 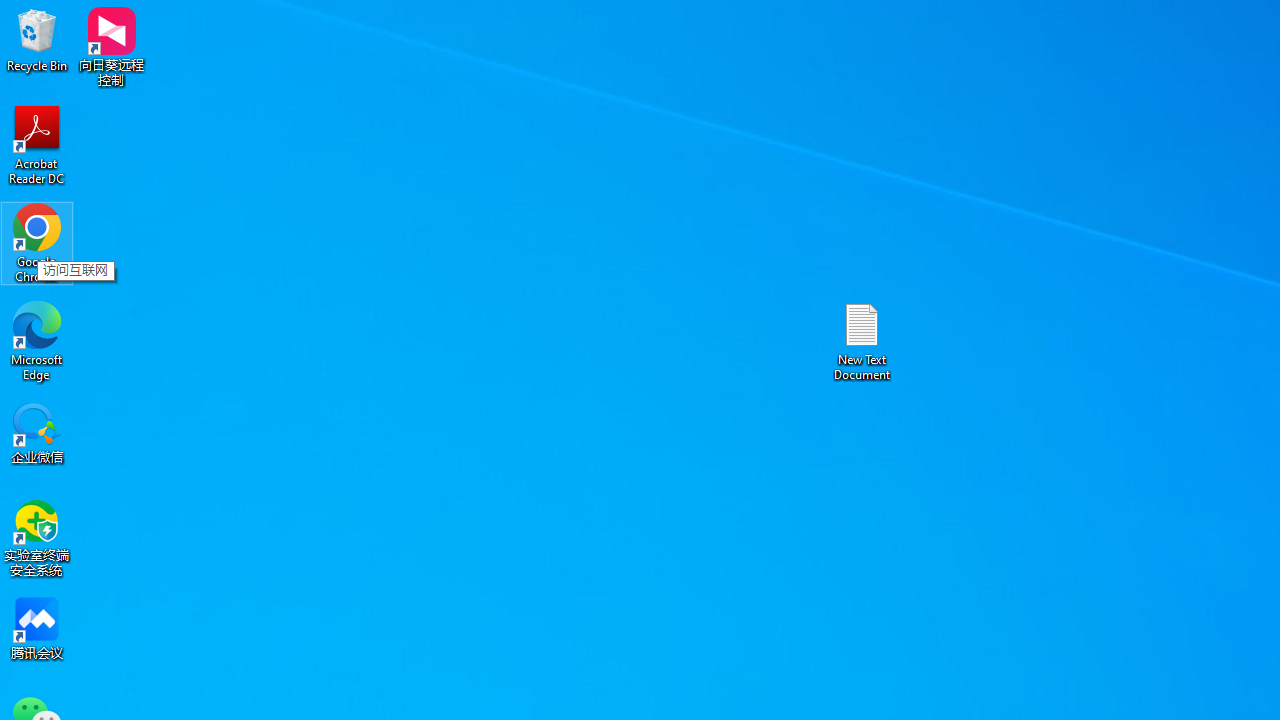 What do you see at coordinates (37, 340) in the screenshot?
I see `'Microsoft Edge'` at bounding box center [37, 340].